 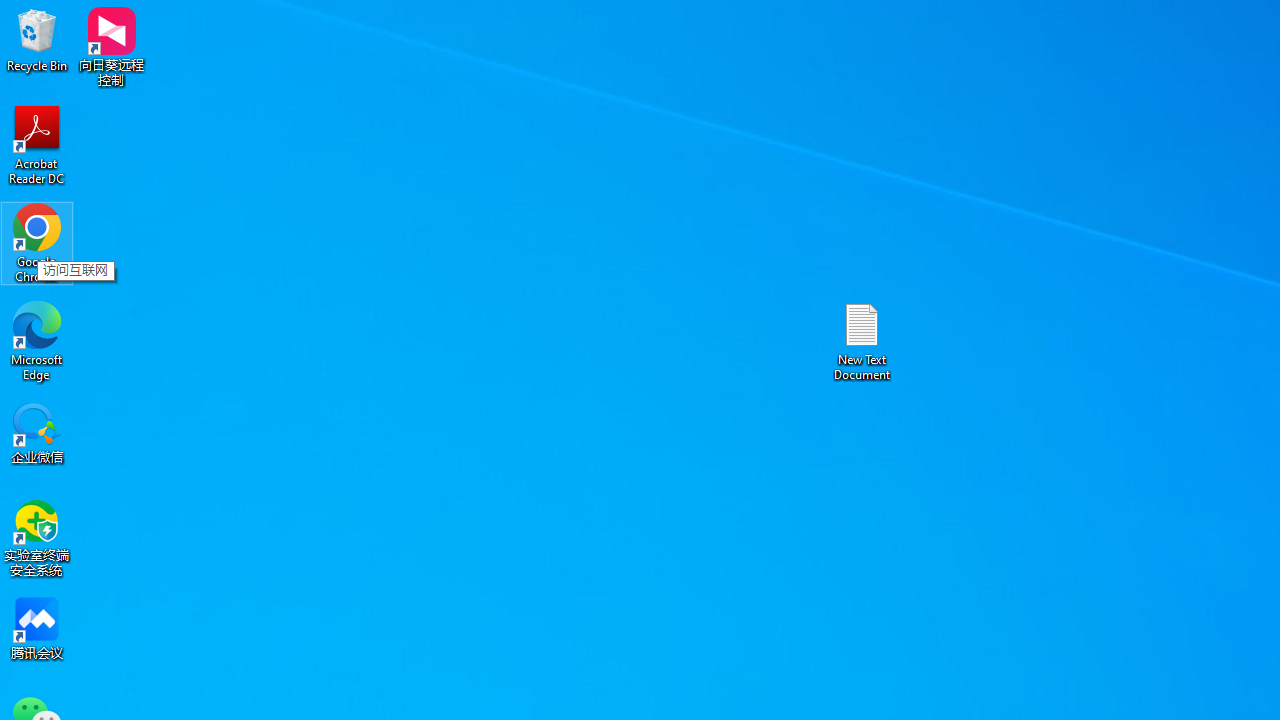 What do you see at coordinates (37, 340) in the screenshot?
I see `'Microsoft Edge'` at bounding box center [37, 340].